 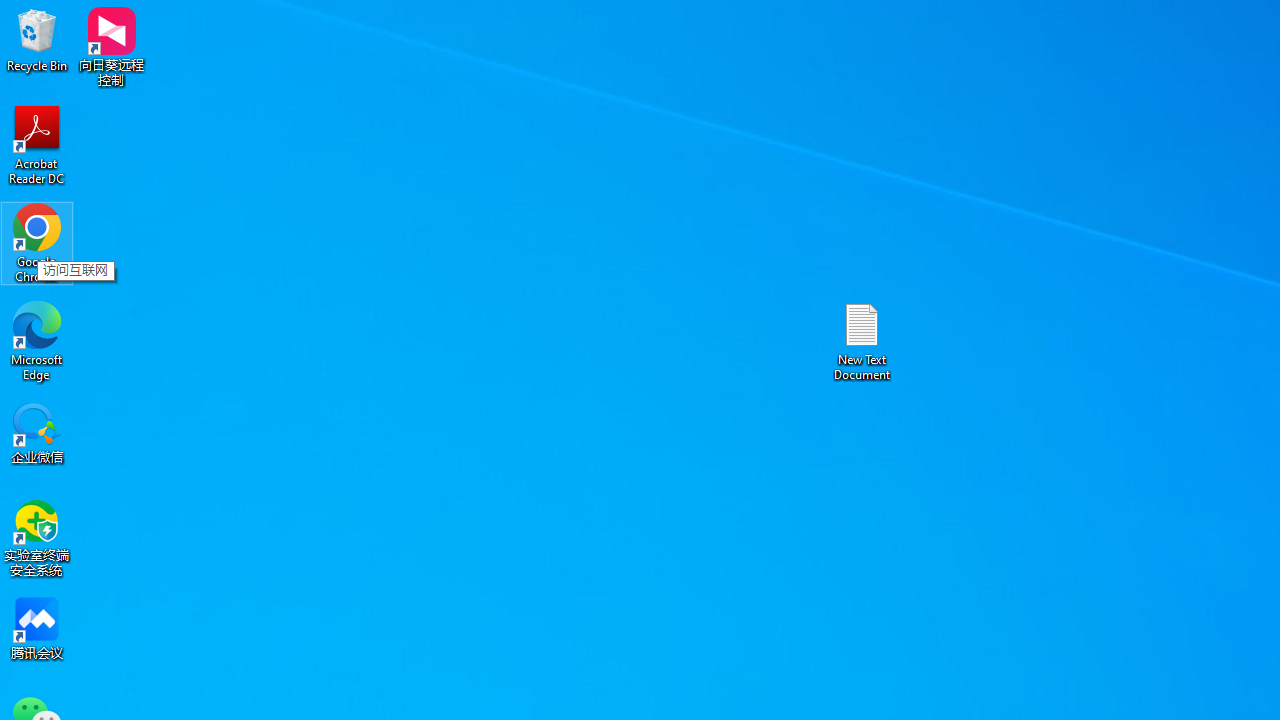 What do you see at coordinates (37, 340) in the screenshot?
I see `'Microsoft Edge'` at bounding box center [37, 340].